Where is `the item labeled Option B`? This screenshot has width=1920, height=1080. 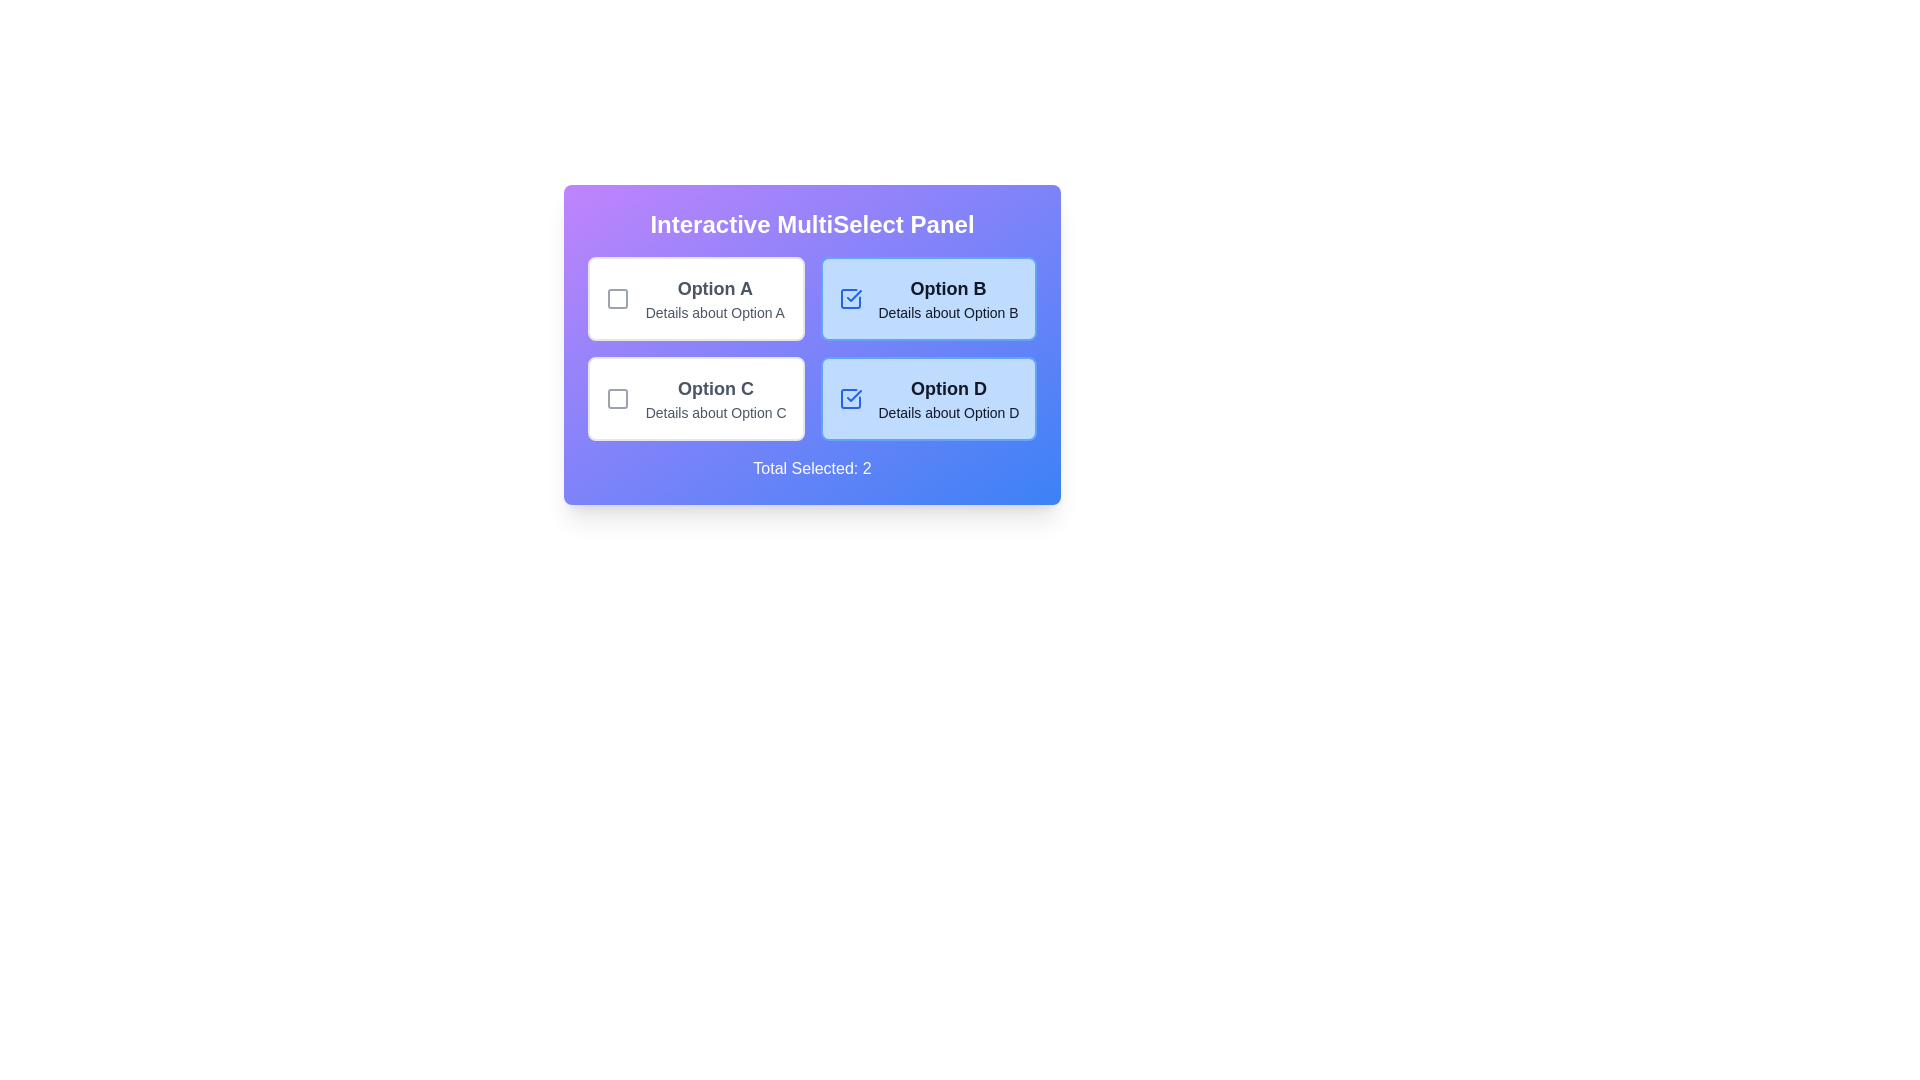
the item labeled Option B is located at coordinates (926, 299).